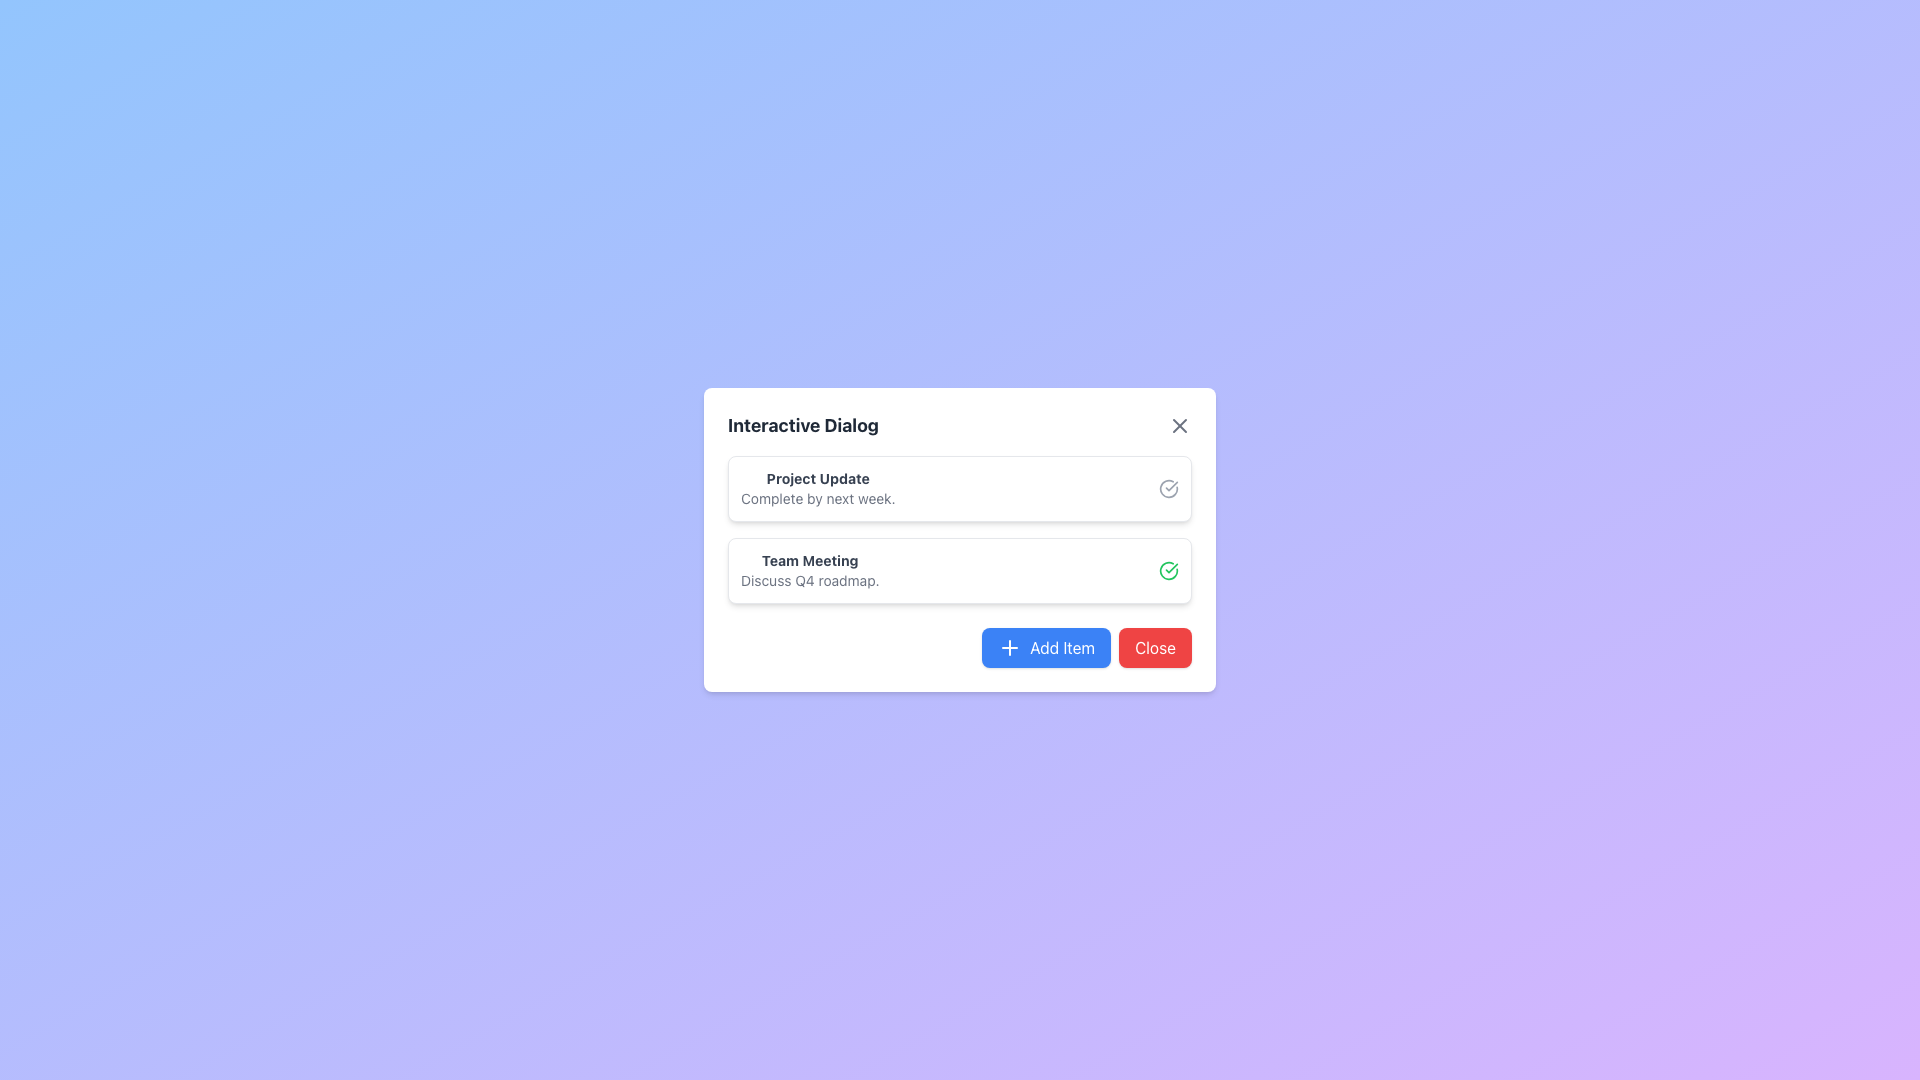  What do you see at coordinates (1155, 648) in the screenshot?
I see `the close button located at the bottom right of the dialog box` at bounding box center [1155, 648].